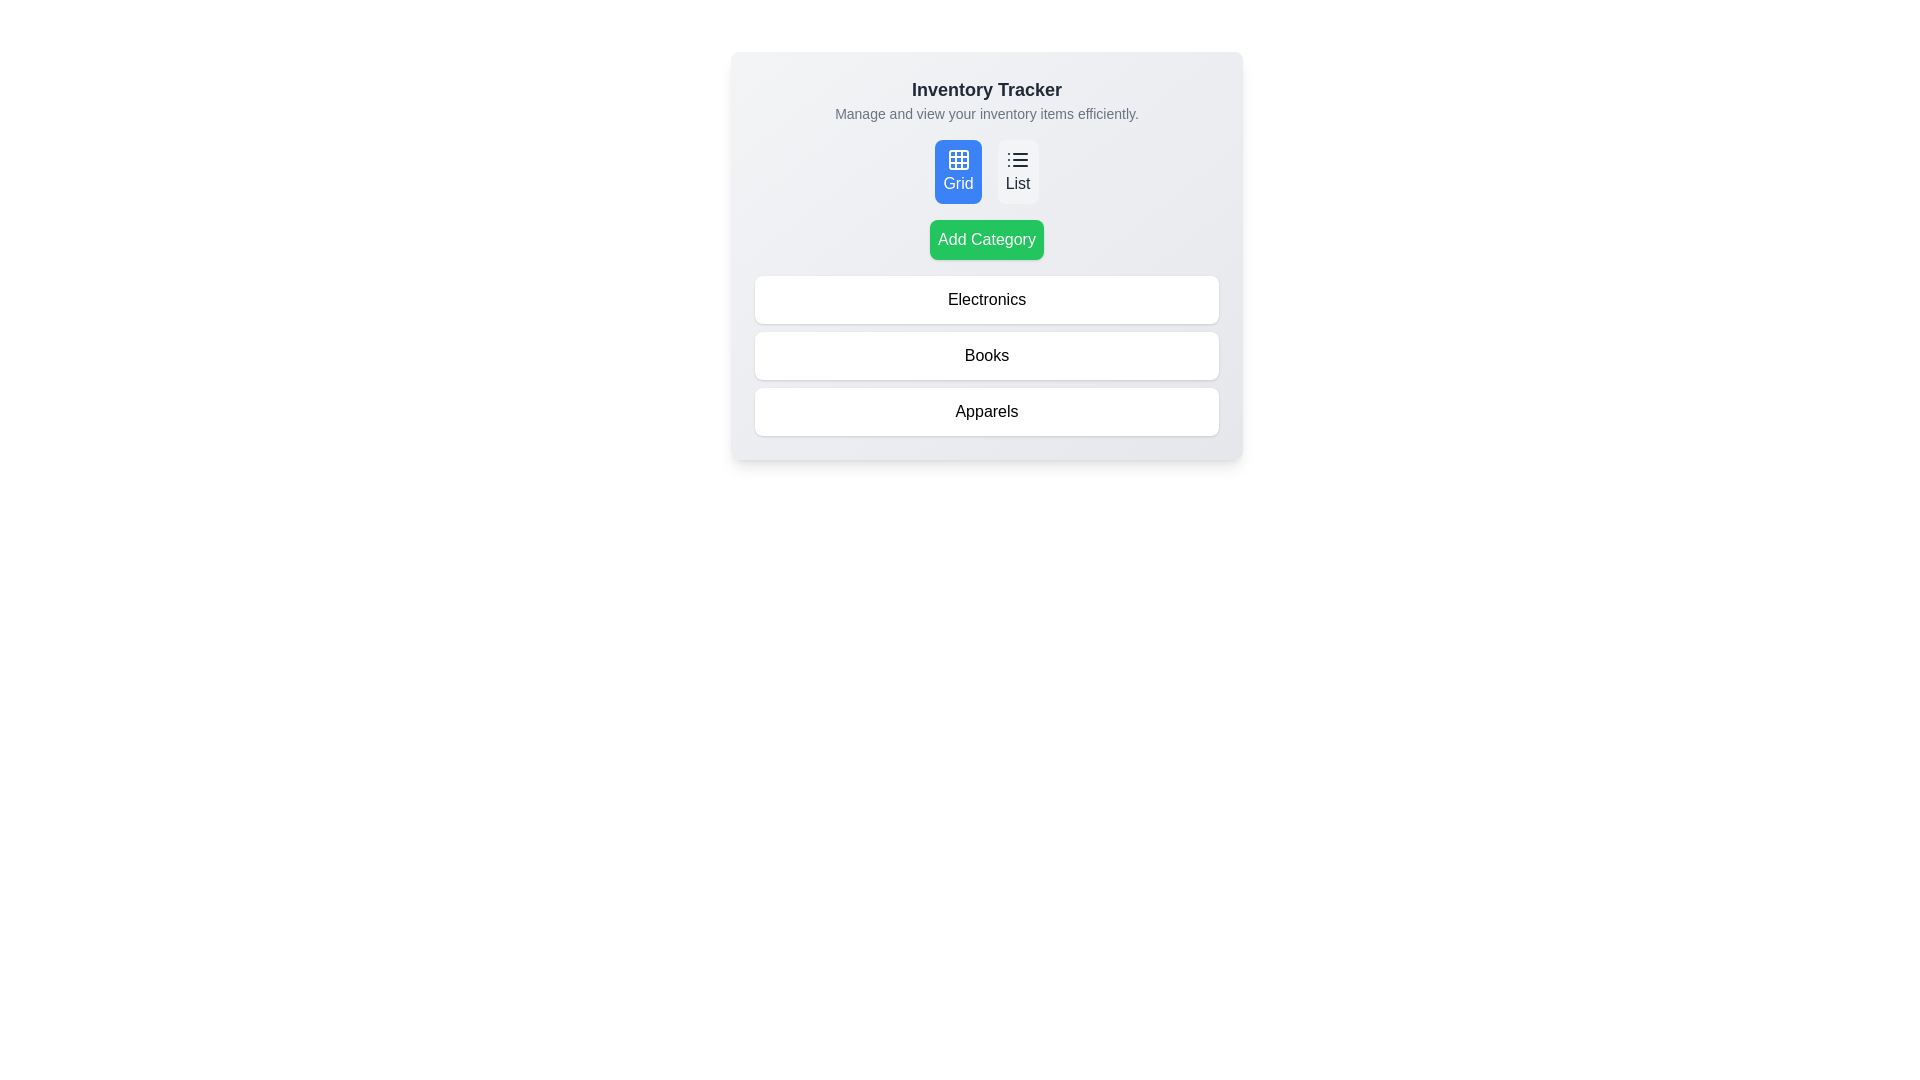  Describe the element at coordinates (987, 354) in the screenshot. I see `the 'Books' button, which is a rectangular button with rounded corners, a white background, and bold black text centered inside it, located beneath the 'Electronics' button` at that location.